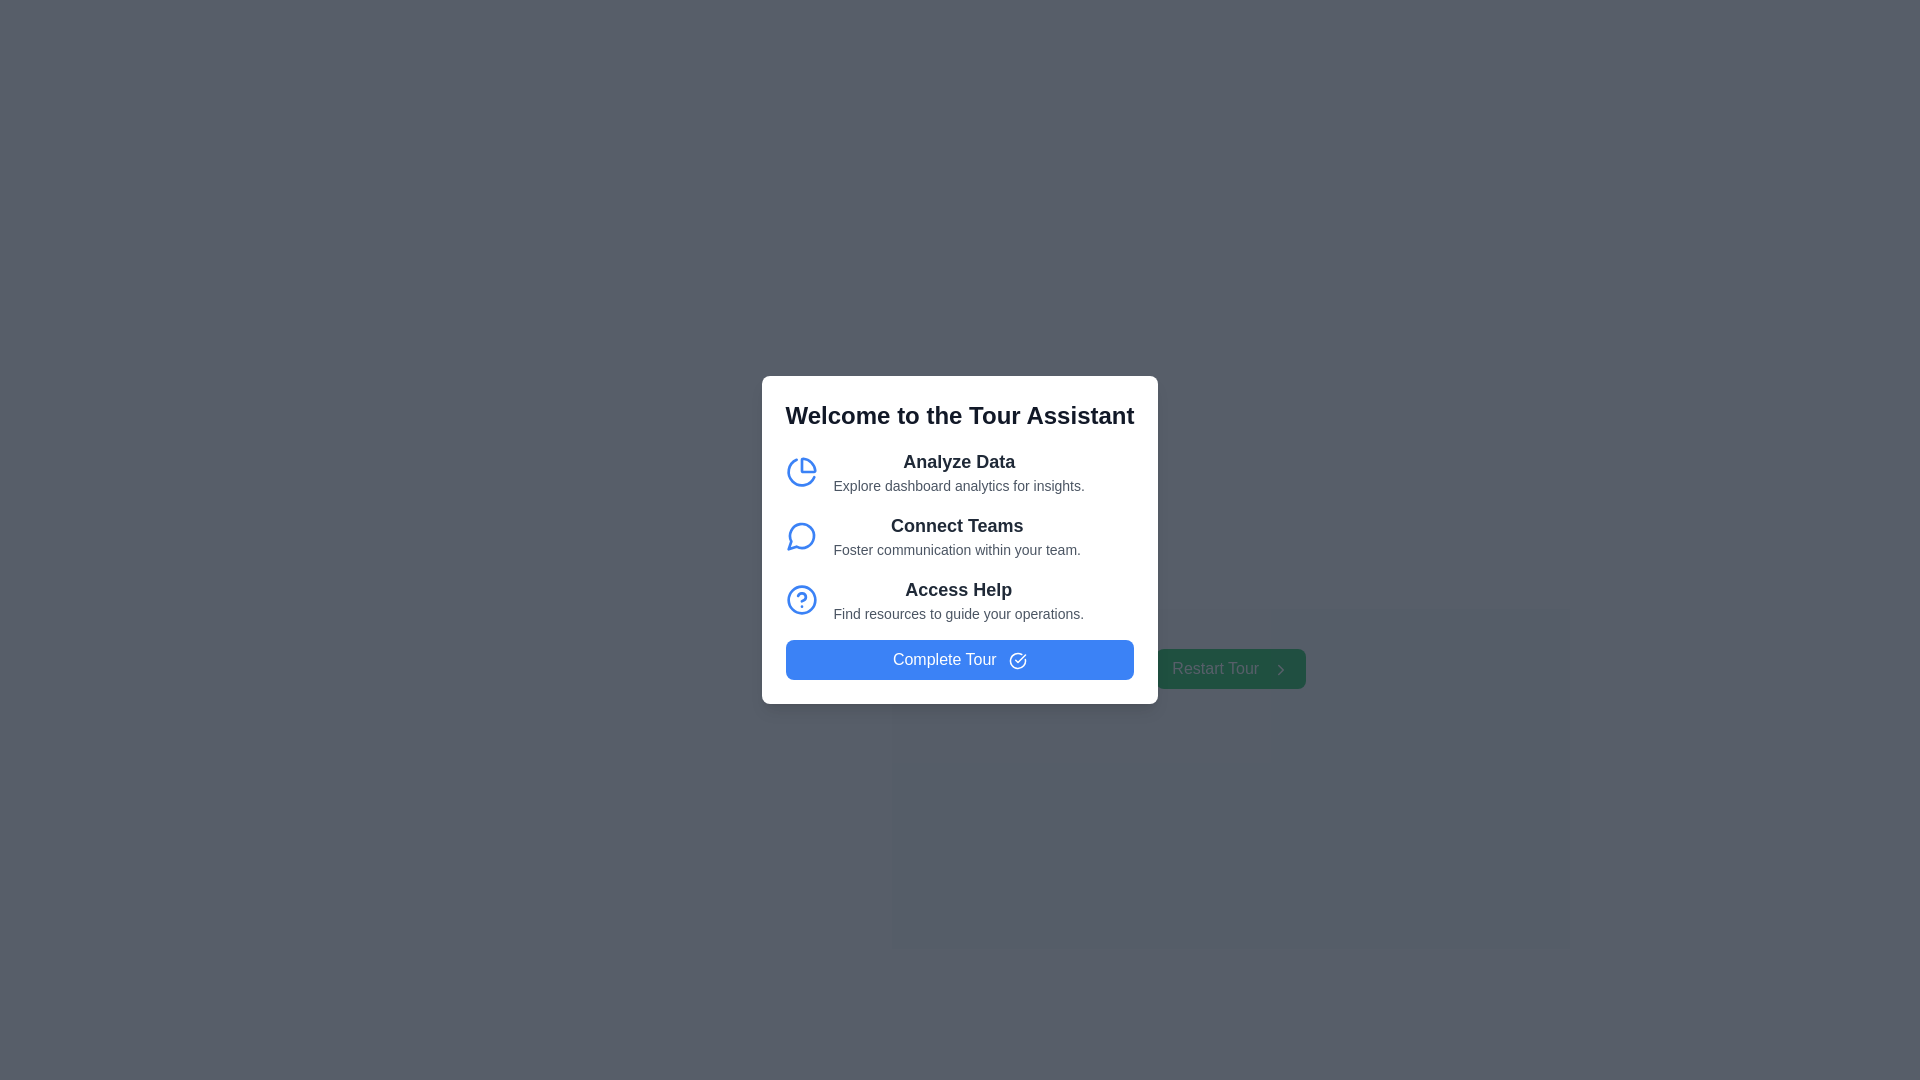 The width and height of the screenshot is (1920, 1080). What do you see at coordinates (956, 550) in the screenshot?
I see `the descriptive text element located directly below the 'Connect Teams' heading, which provides clarification about the feature` at bounding box center [956, 550].